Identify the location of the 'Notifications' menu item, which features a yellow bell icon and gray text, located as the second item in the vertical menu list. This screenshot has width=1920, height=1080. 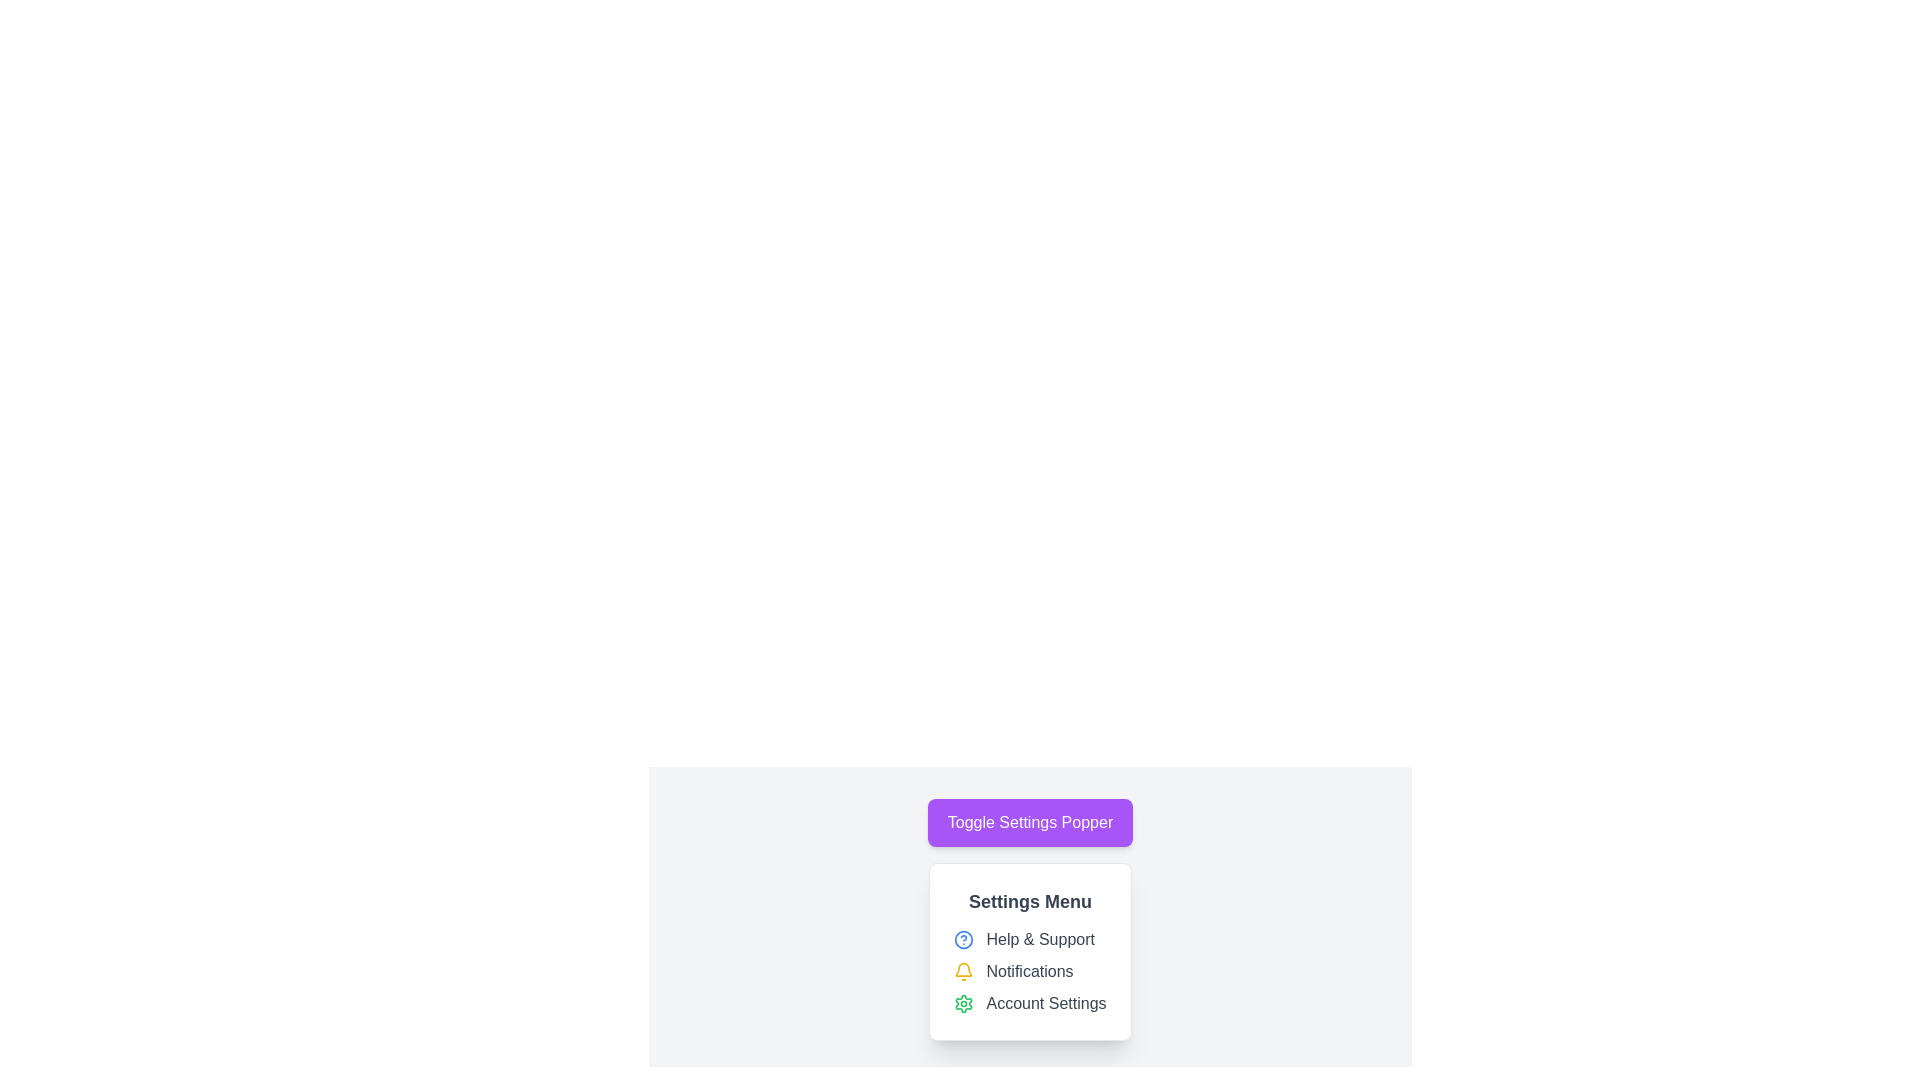
(1030, 971).